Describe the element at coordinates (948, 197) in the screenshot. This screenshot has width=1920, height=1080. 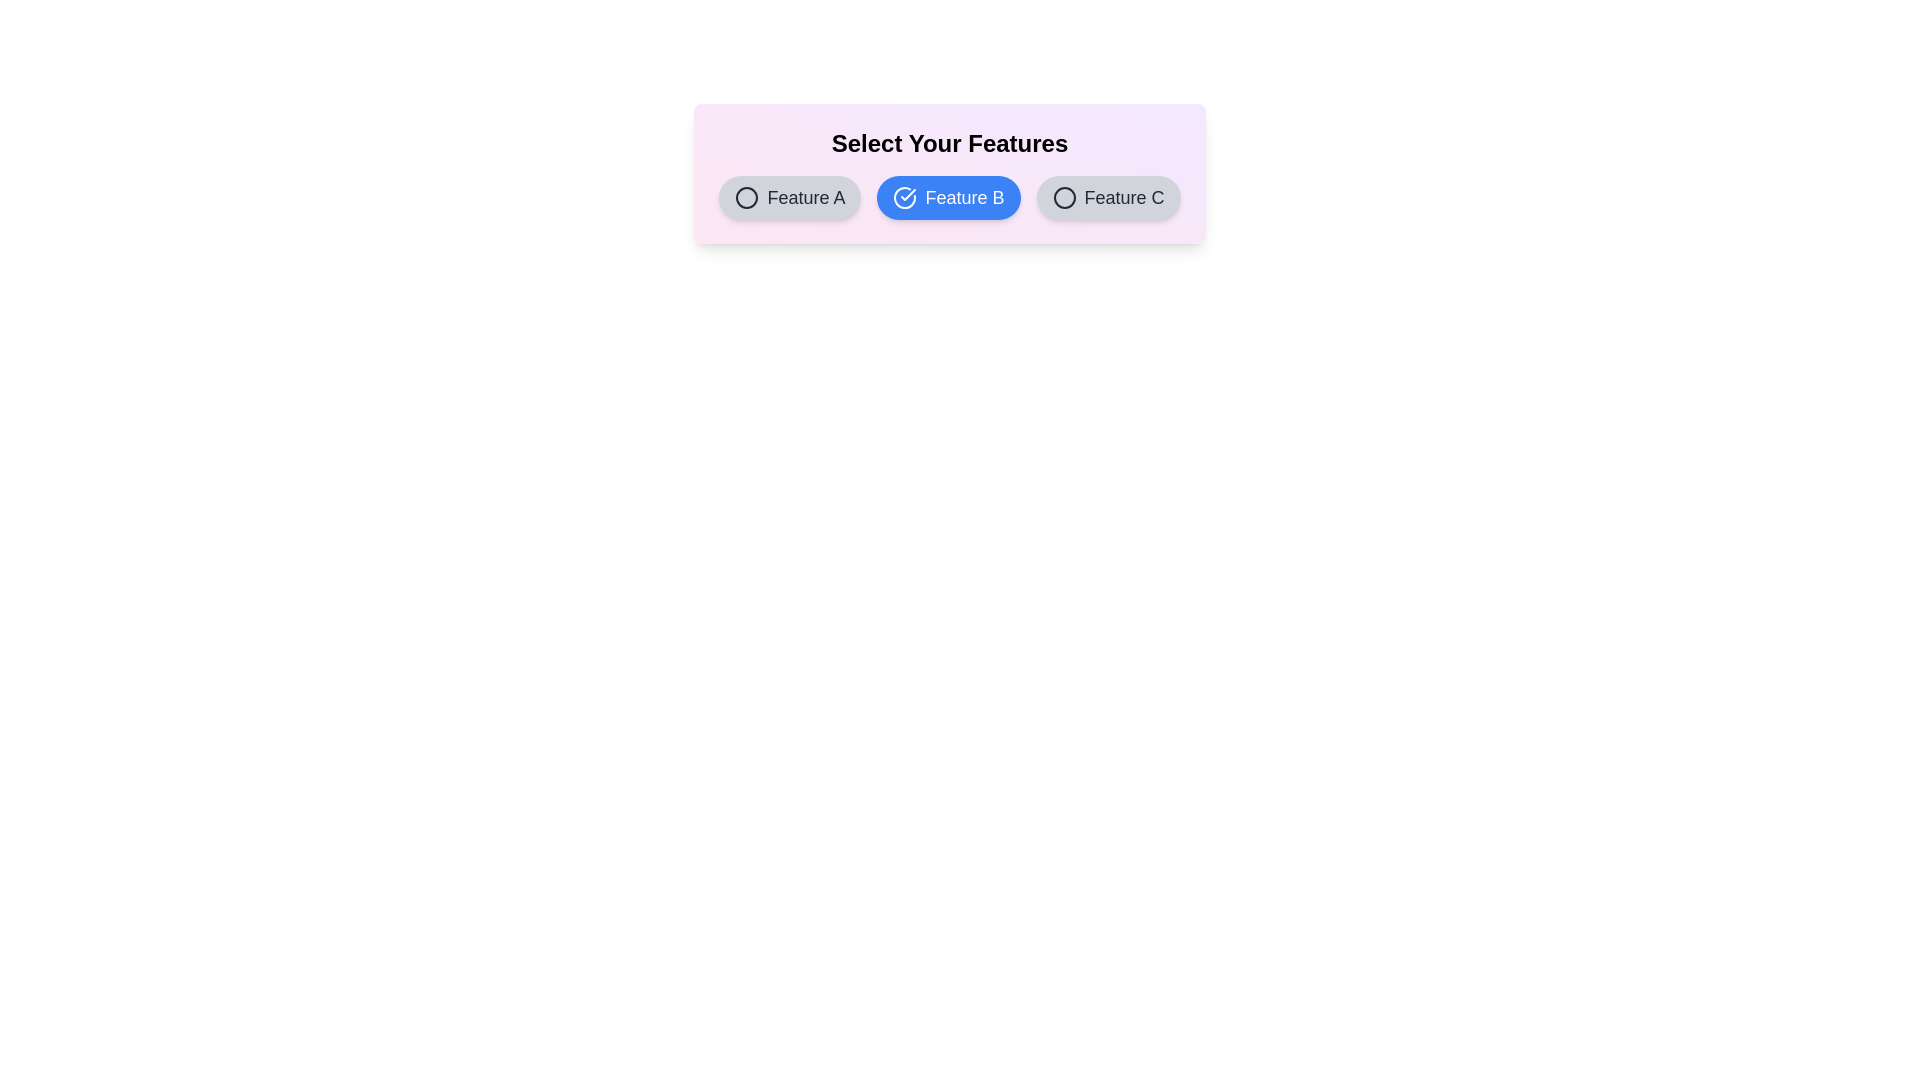
I see `the button labeled Feature B to observe its hover effect` at that location.